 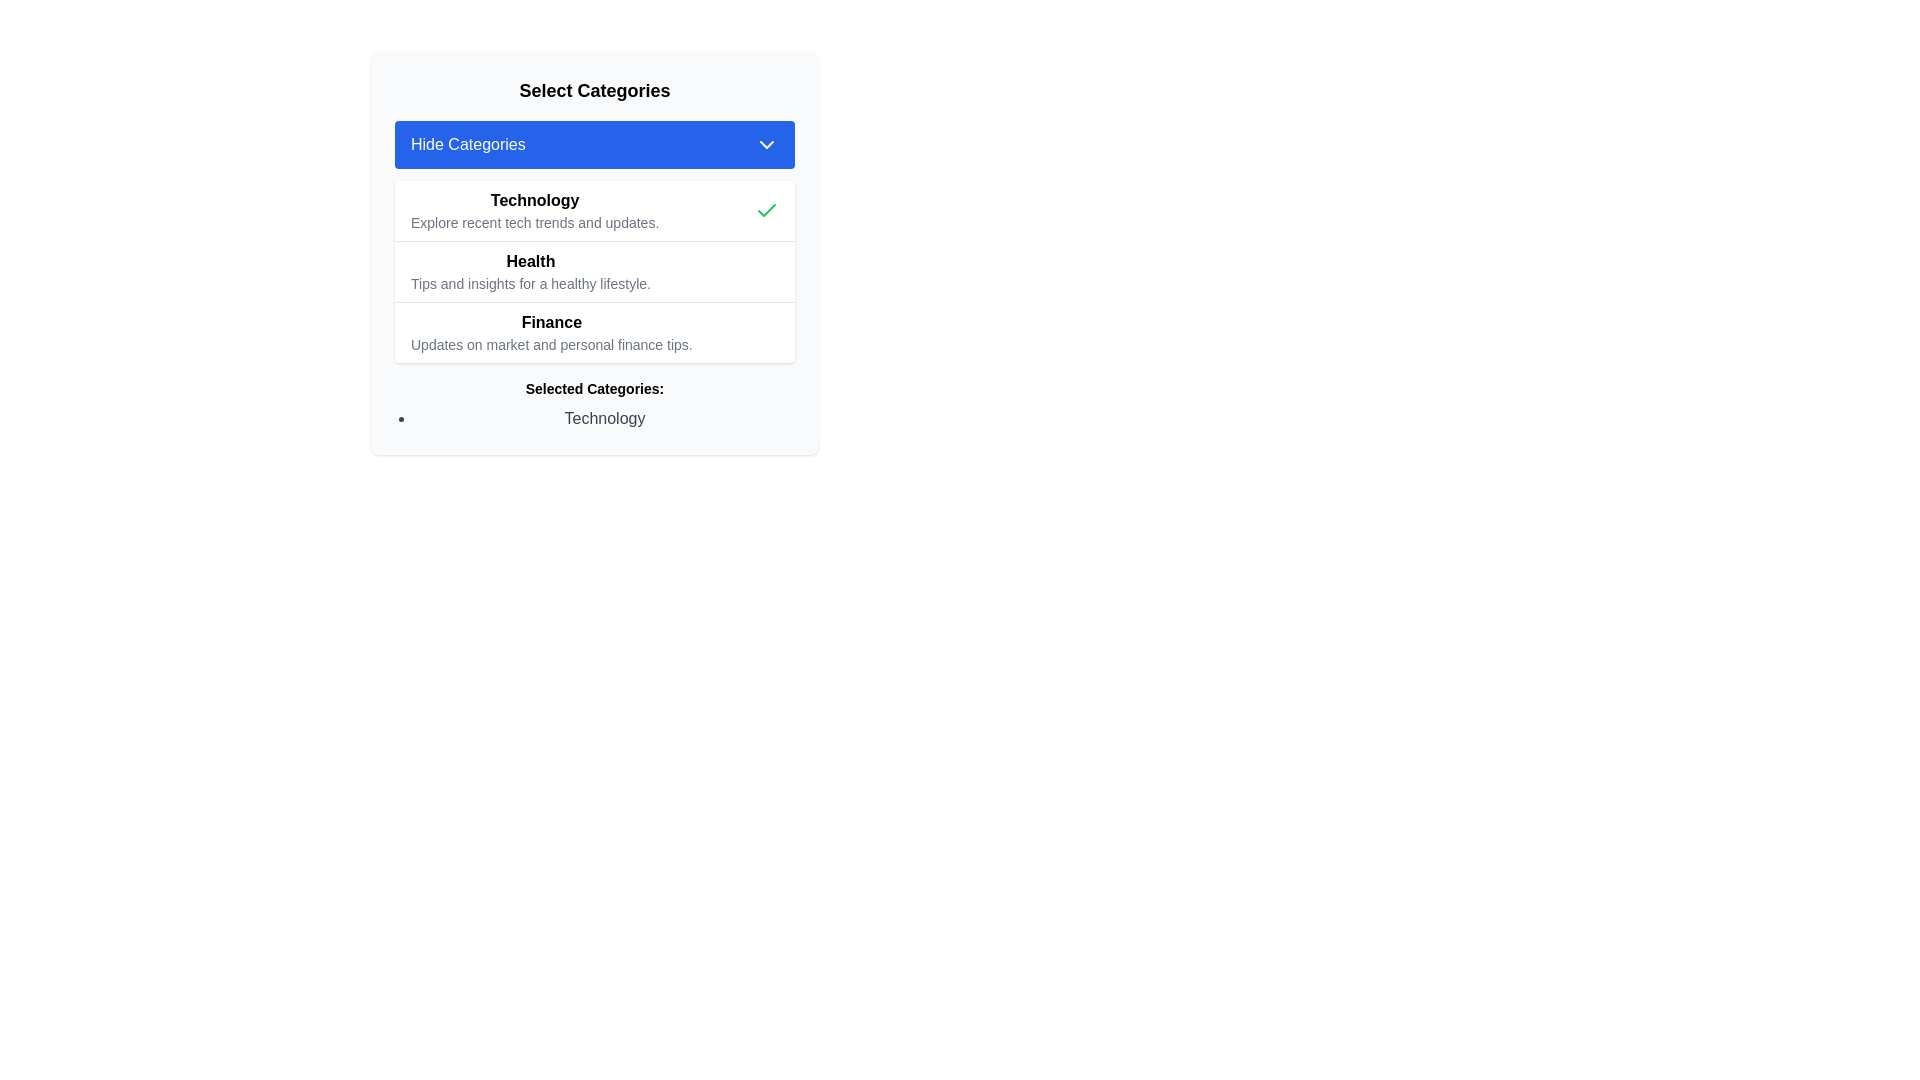 What do you see at coordinates (530, 272) in the screenshot?
I see `the informational text element that describes health-related content, which is the second item in the category selection interface, located between 'Technology' and 'Finance'` at bounding box center [530, 272].